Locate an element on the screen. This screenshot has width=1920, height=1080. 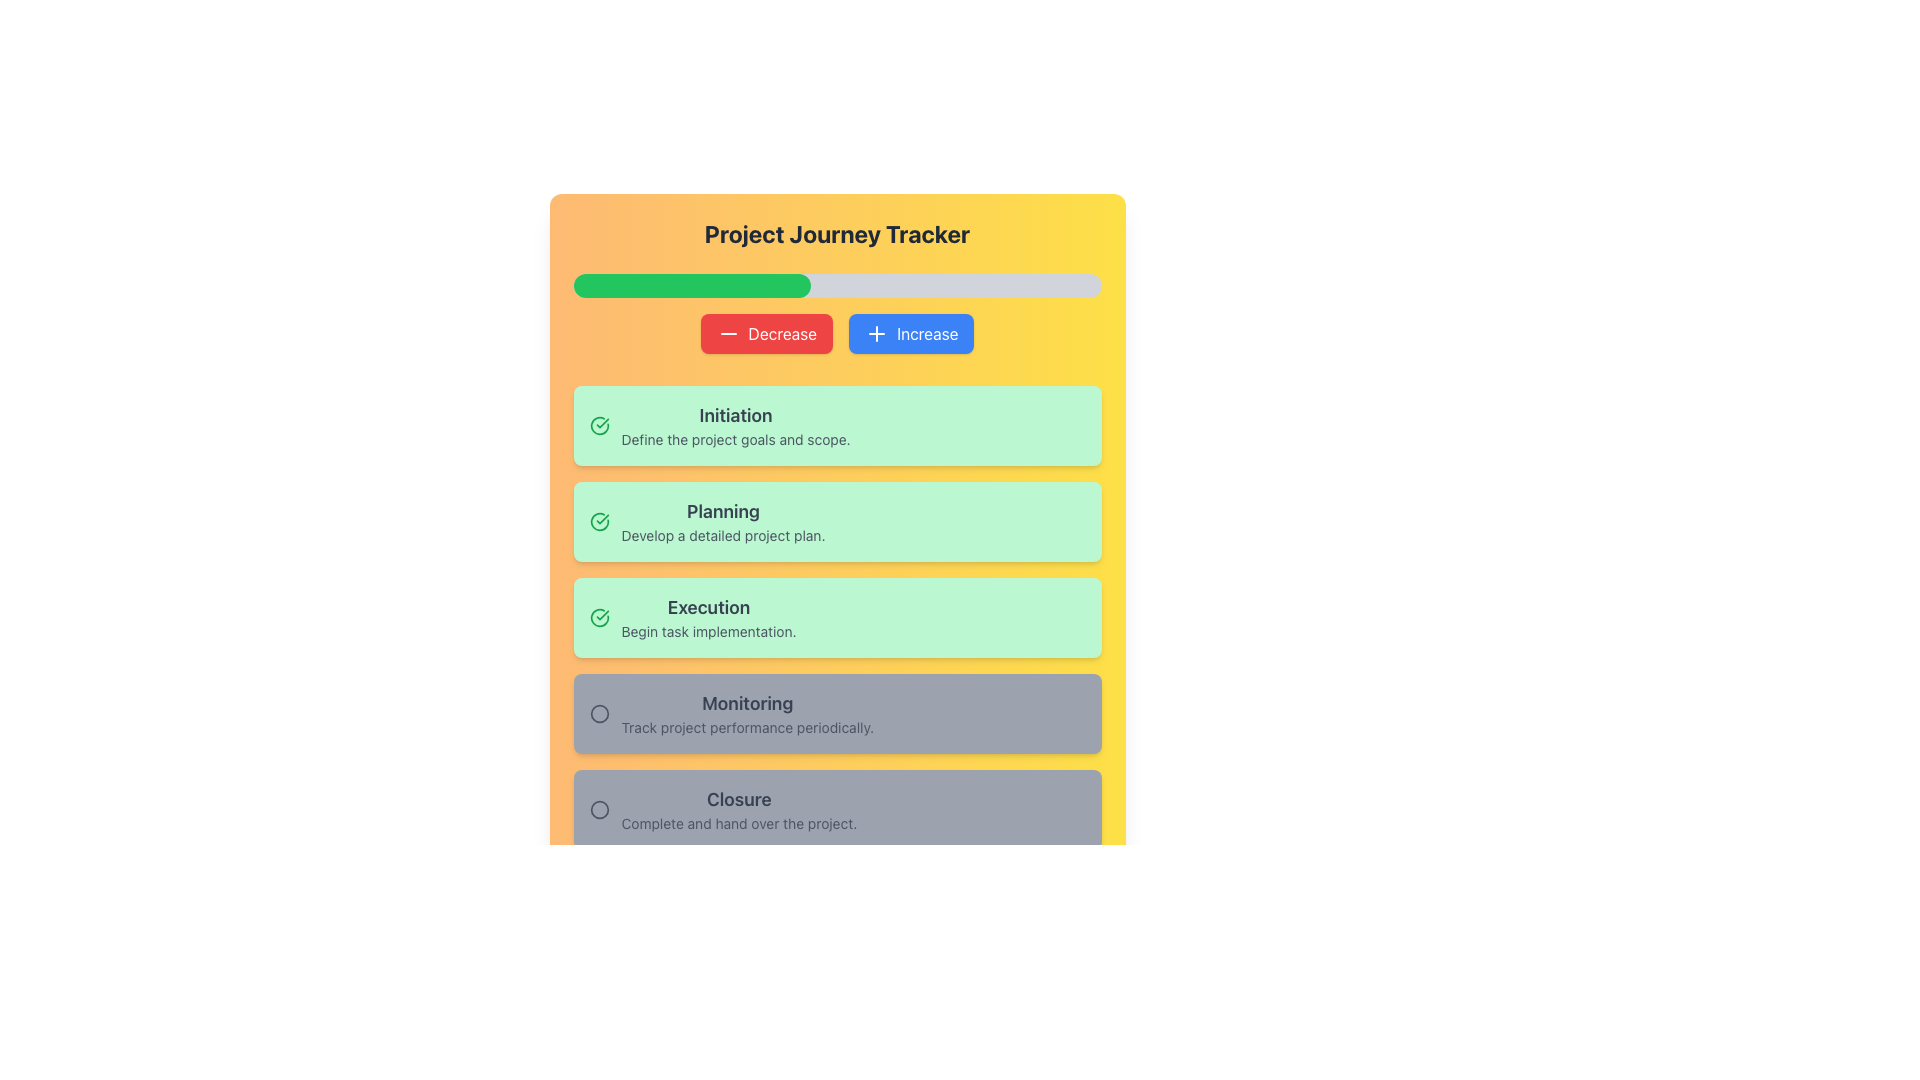
displayed message in the text label that contains 'Begin task implementation.' located beneath the title 'Execution' is located at coordinates (709, 632).